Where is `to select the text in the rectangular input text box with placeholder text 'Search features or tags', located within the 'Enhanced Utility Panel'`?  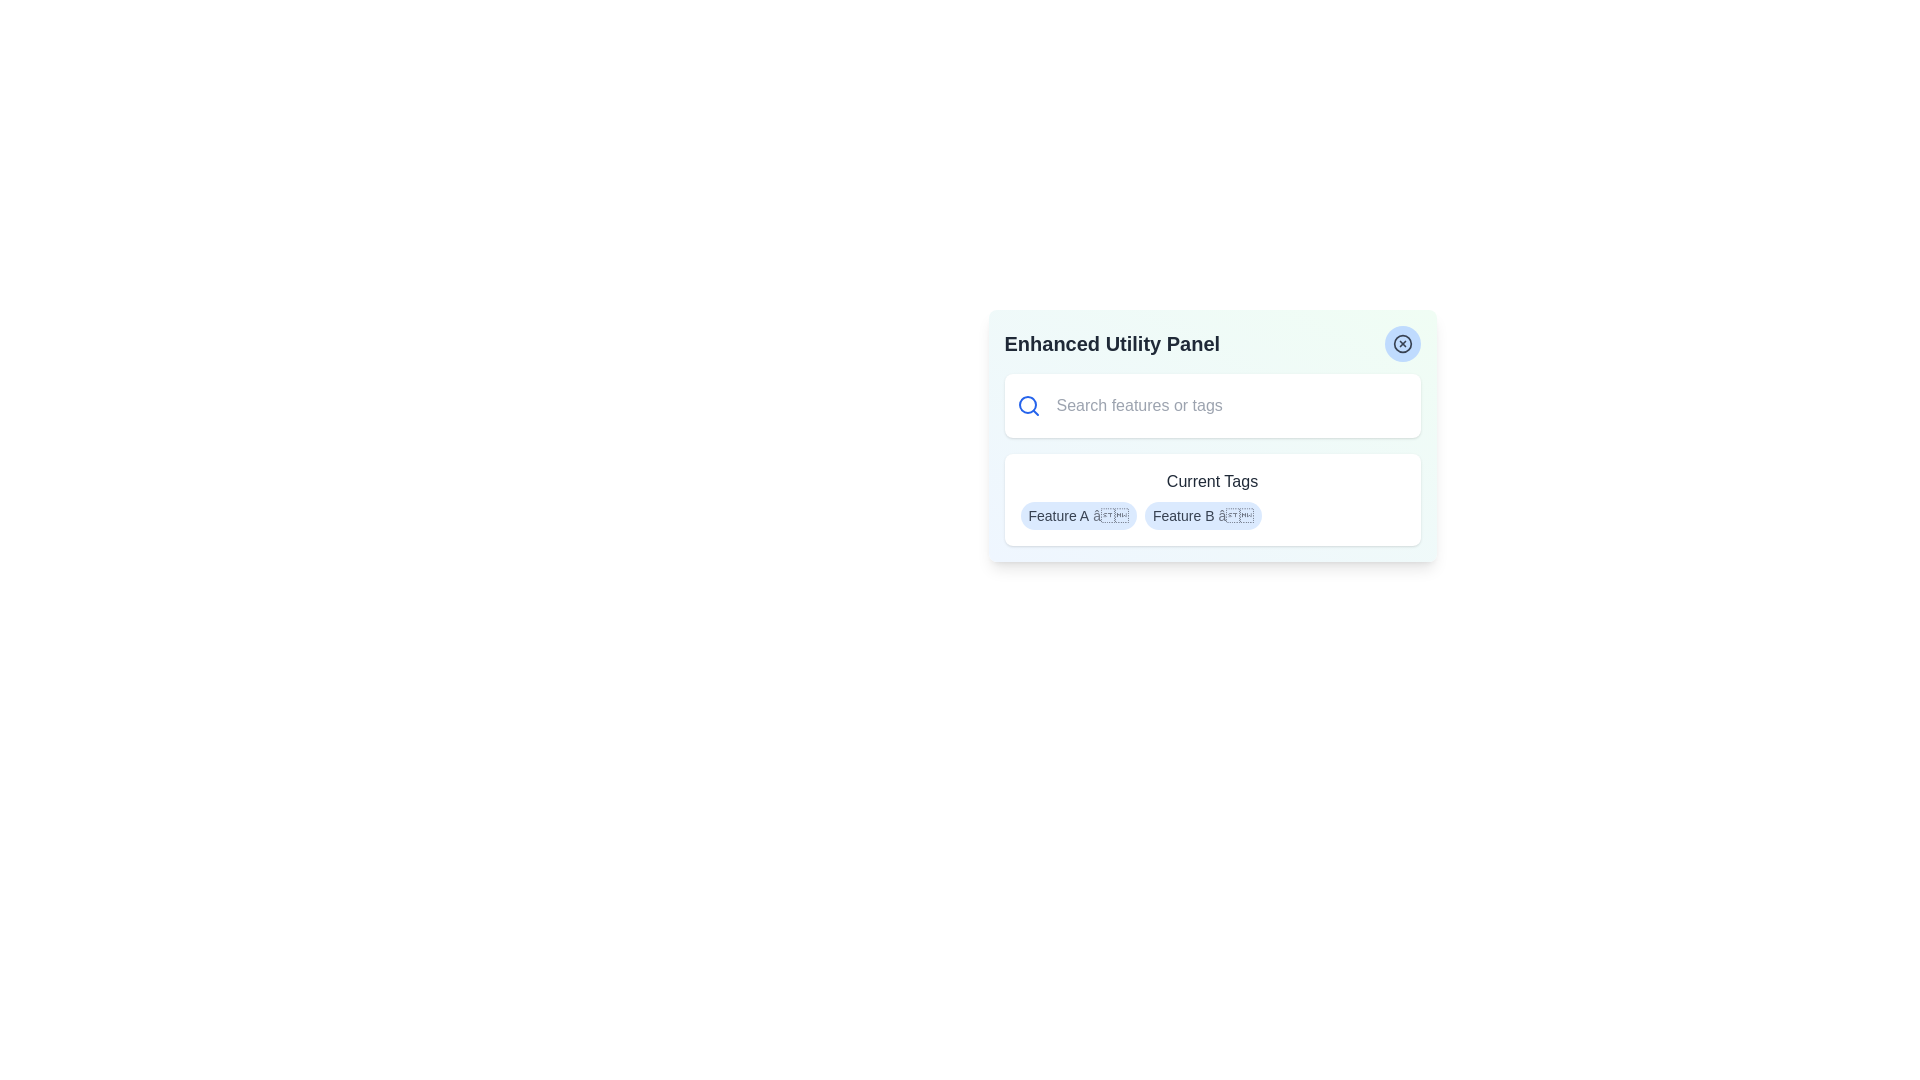
to select the text in the rectangular input text box with placeholder text 'Search features or tags', located within the 'Enhanced Utility Panel' is located at coordinates (1227, 405).